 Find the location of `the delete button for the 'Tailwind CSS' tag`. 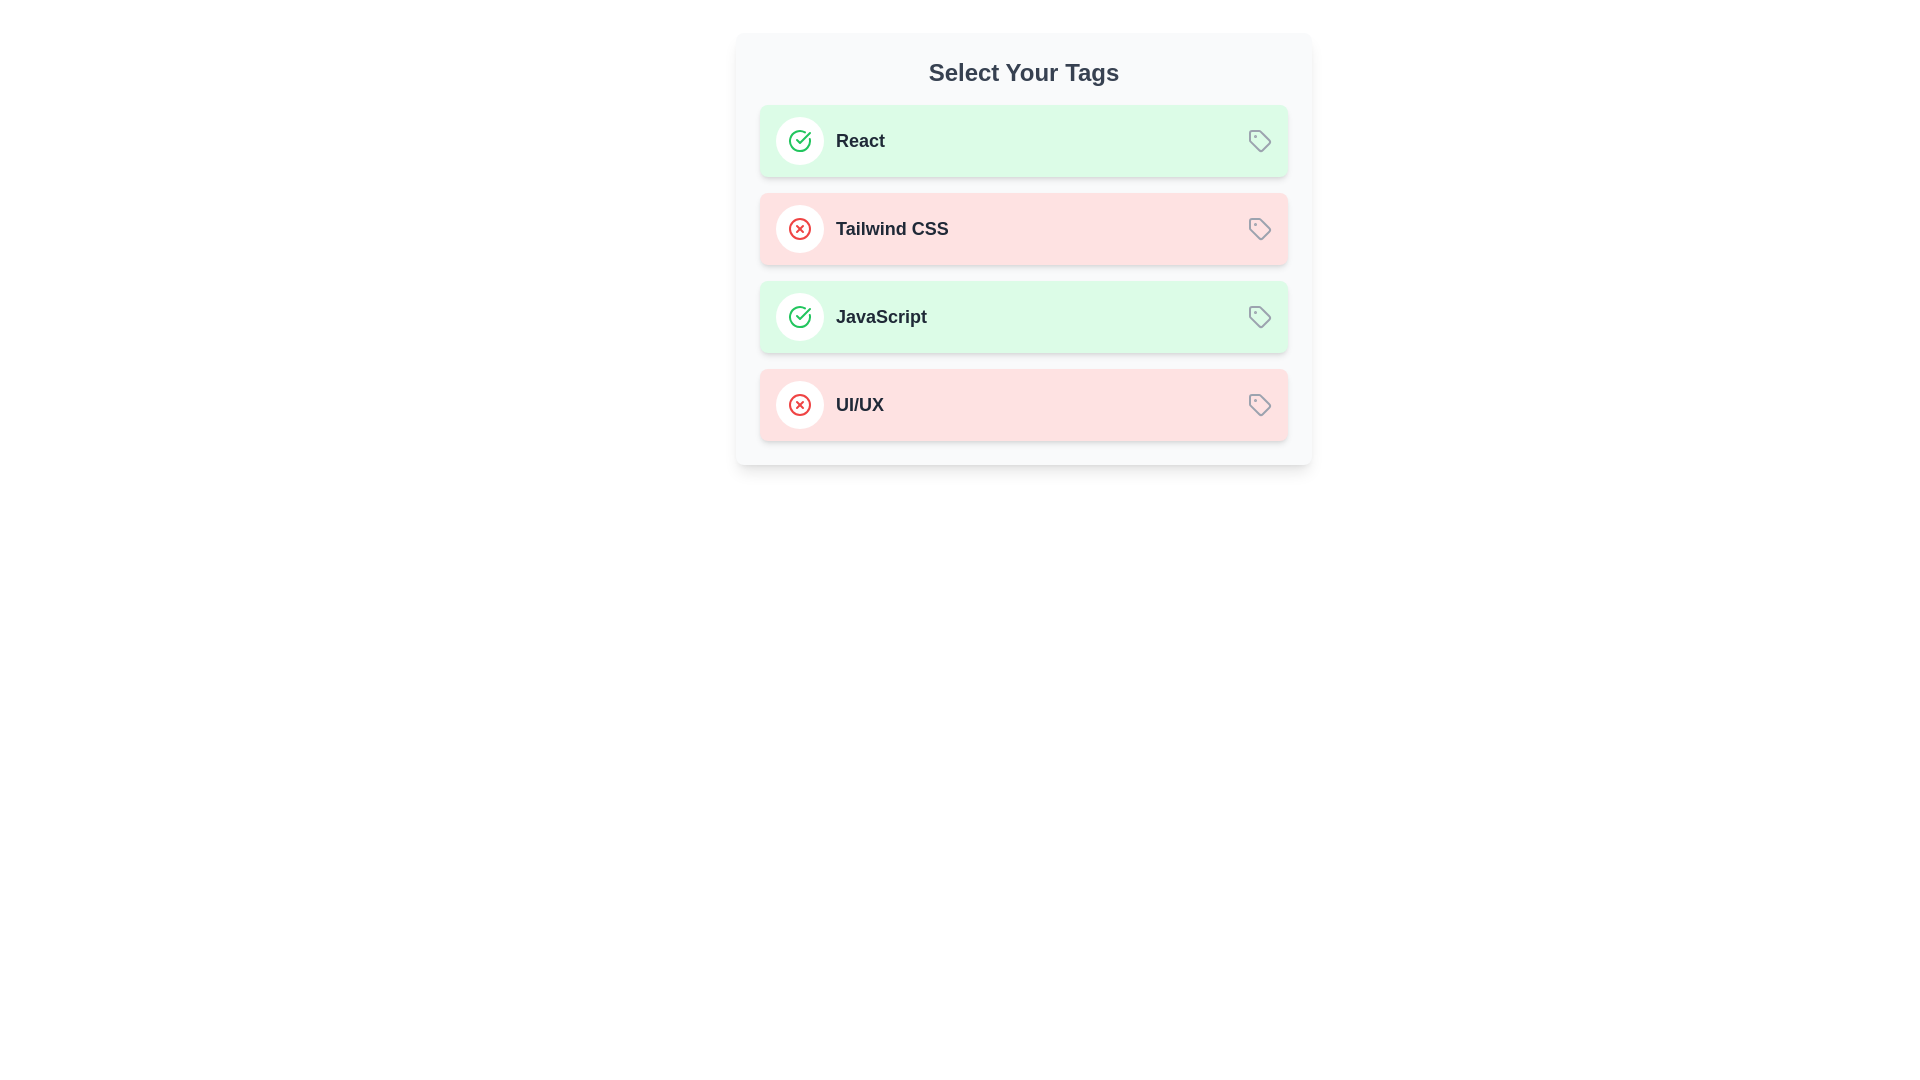

the delete button for the 'Tailwind CSS' tag is located at coordinates (800, 227).